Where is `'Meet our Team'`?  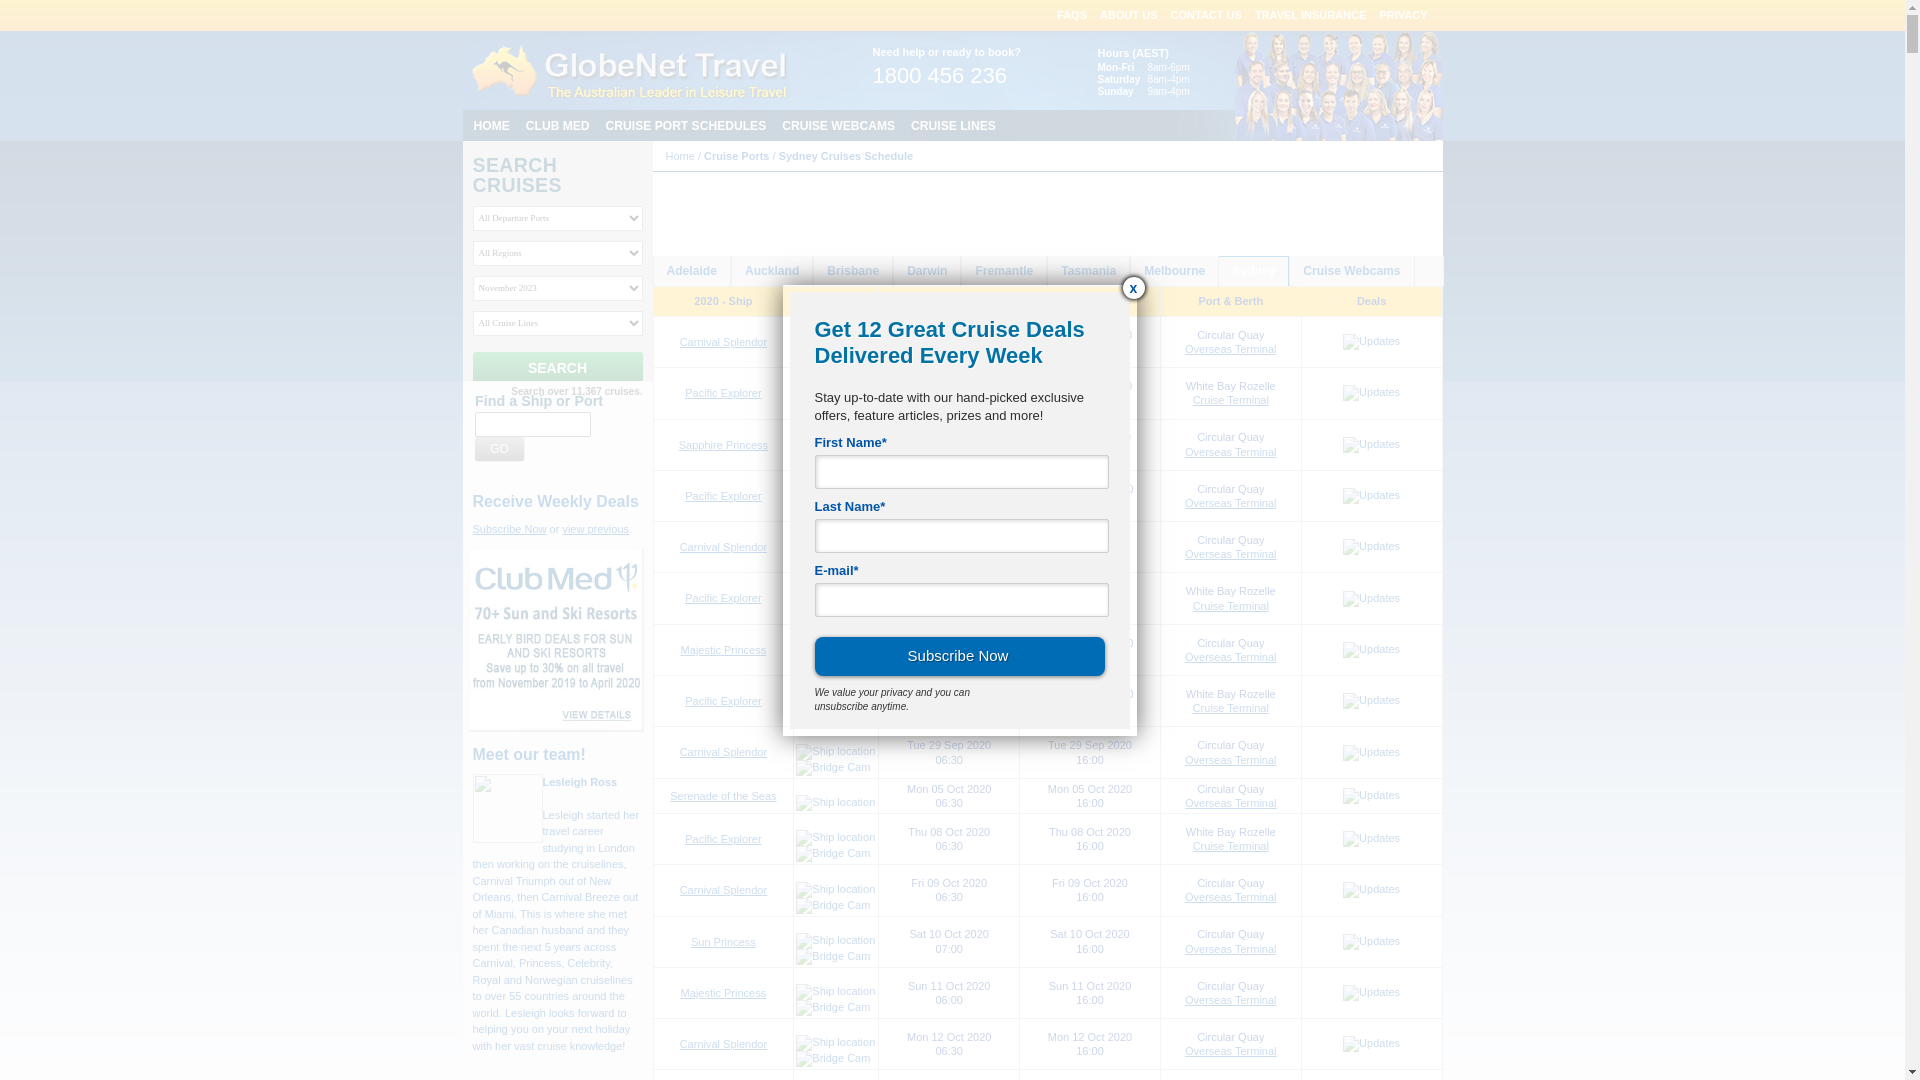
'Meet our Team' is located at coordinates (1251, 84).